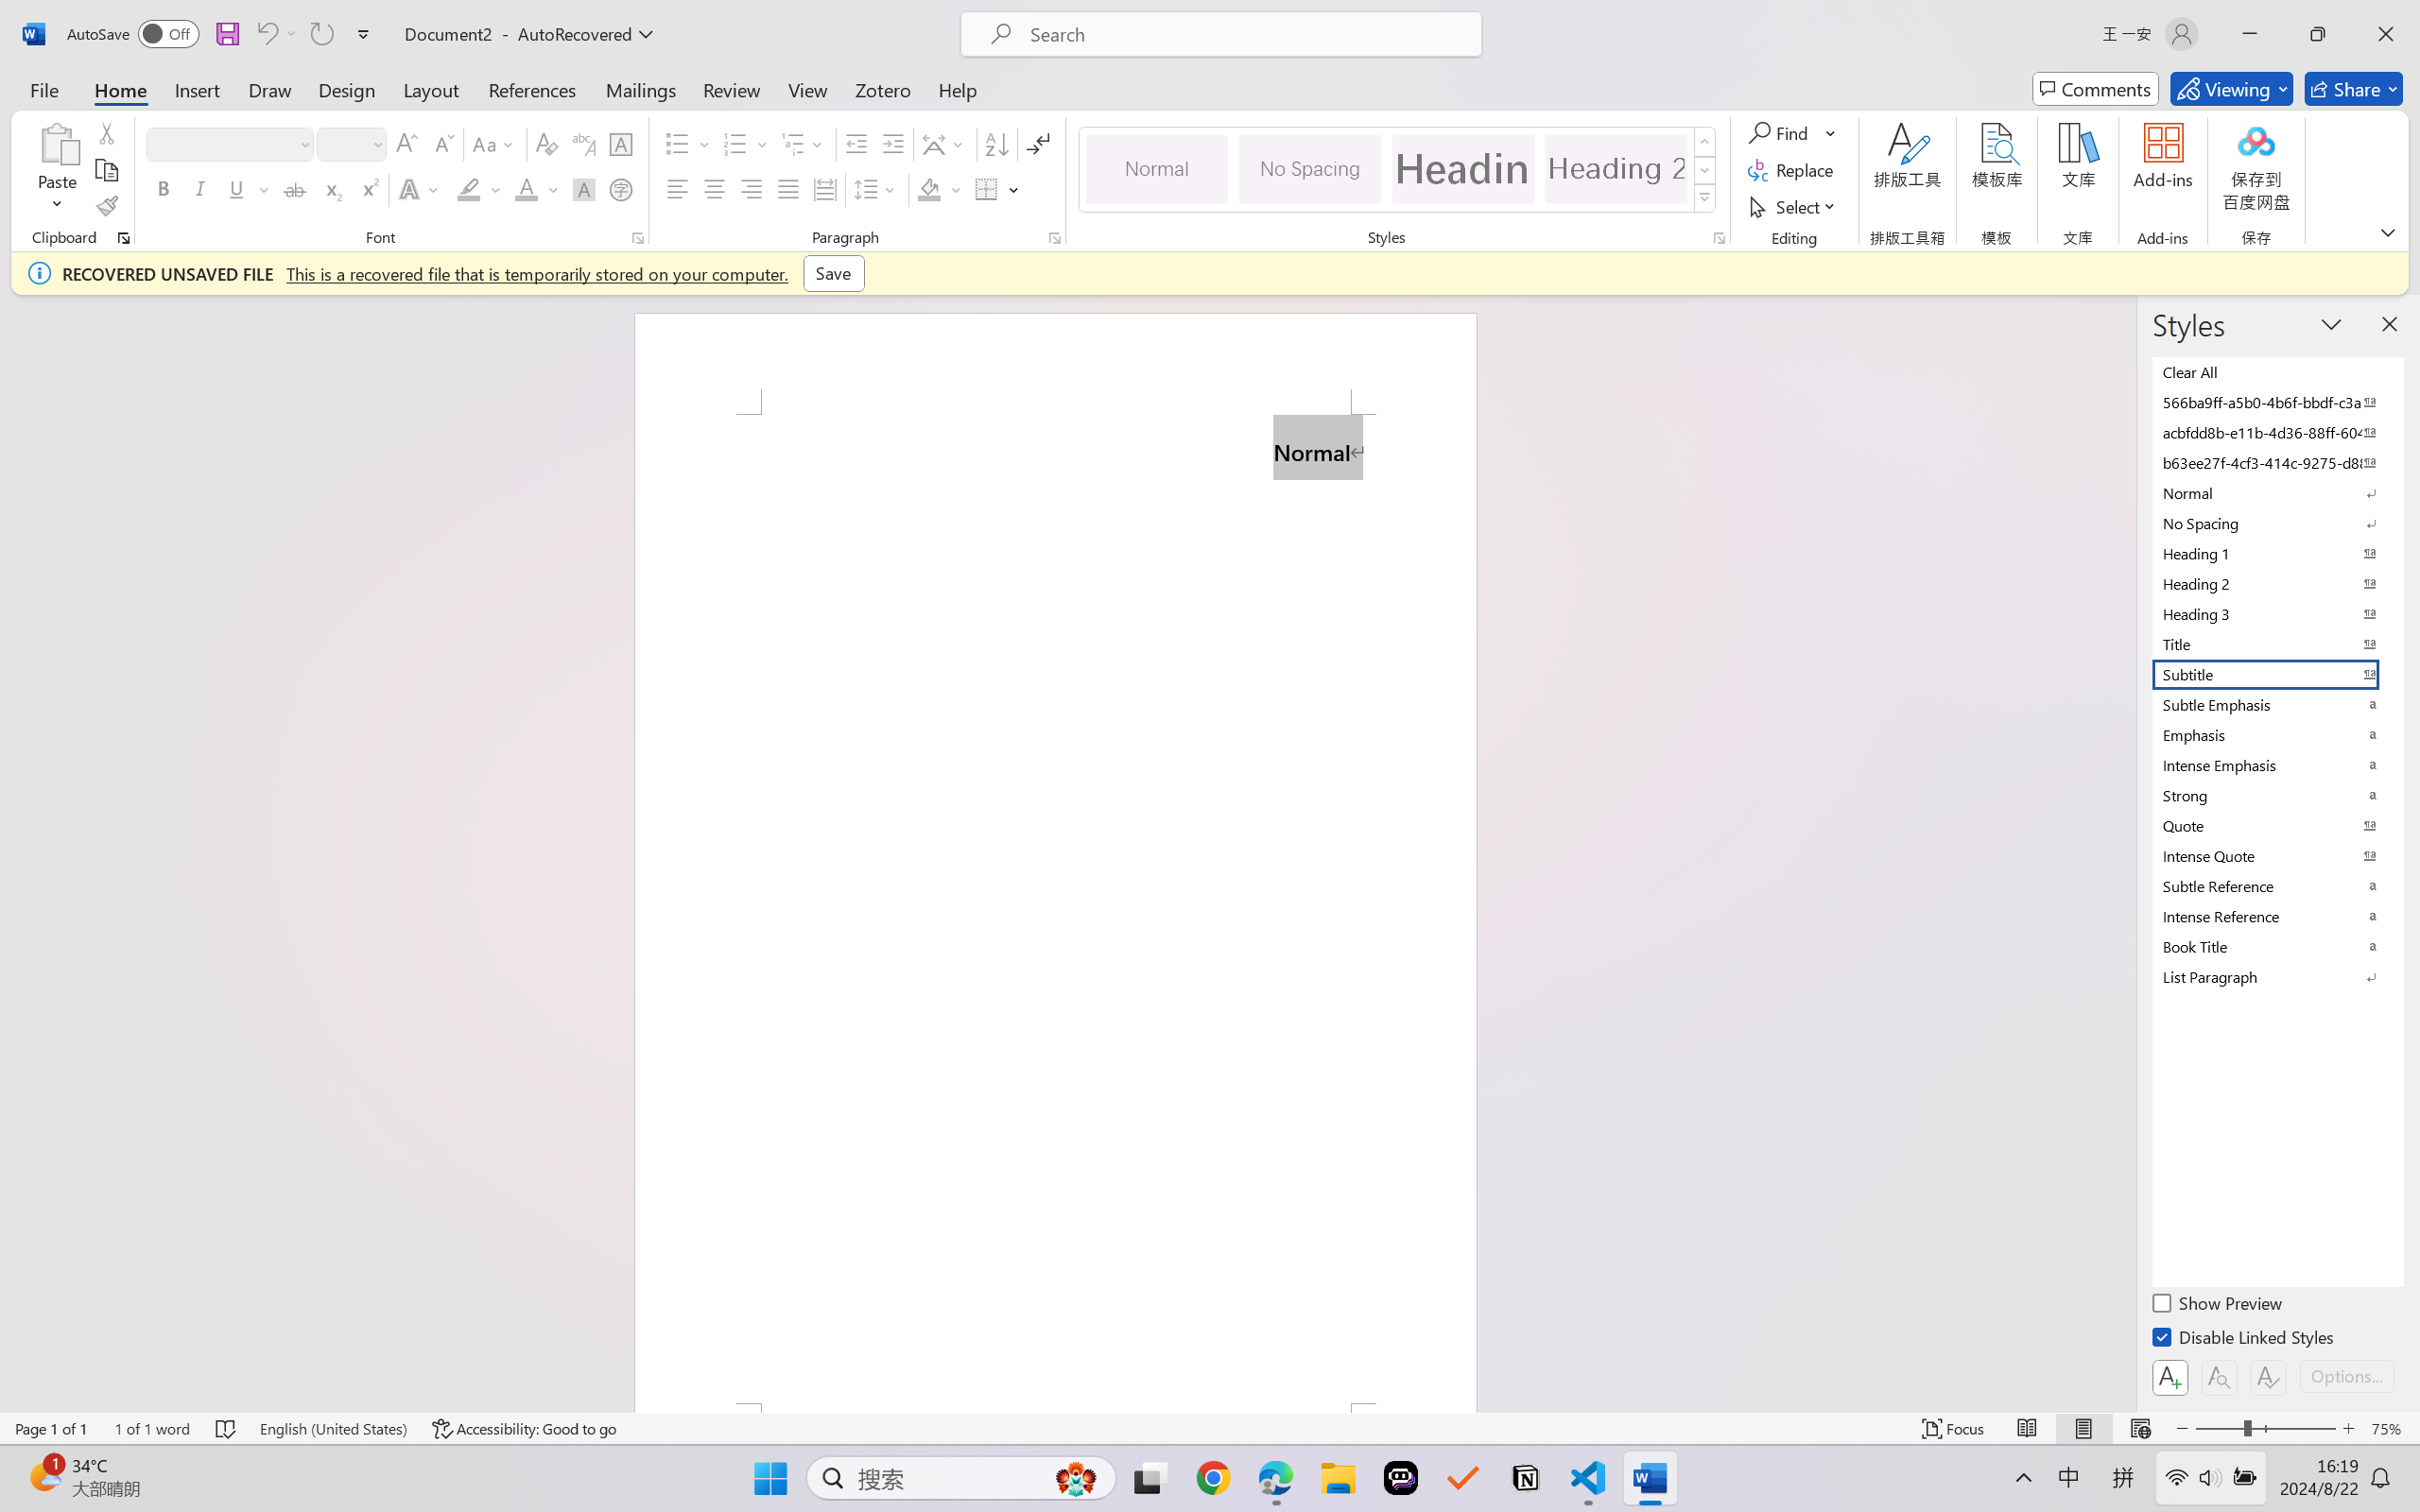 The width and height of the screenshot is (2420, 1512). Describe the element at coordinates (274, 33) in the screenshot. I see `'Can'` at that location.